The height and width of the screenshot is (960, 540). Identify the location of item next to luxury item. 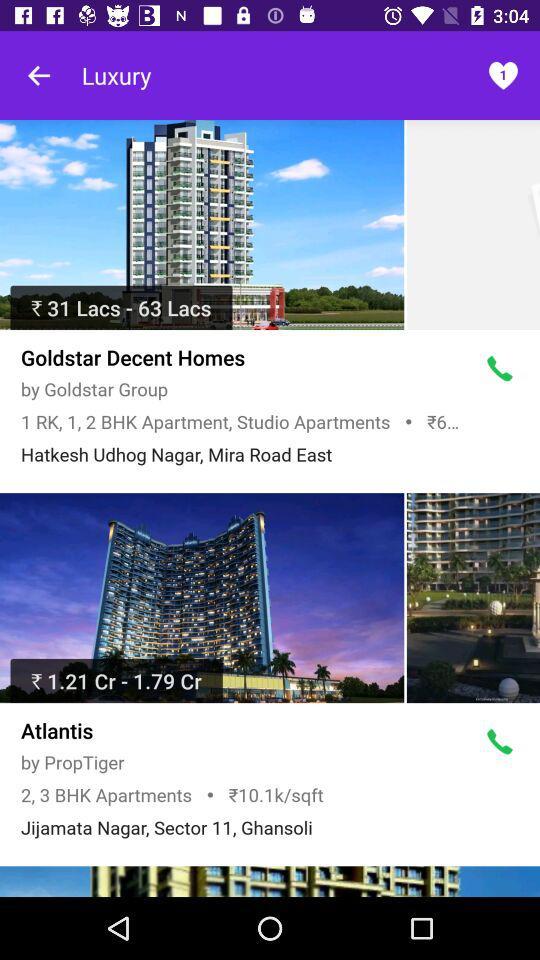
(39, 75).